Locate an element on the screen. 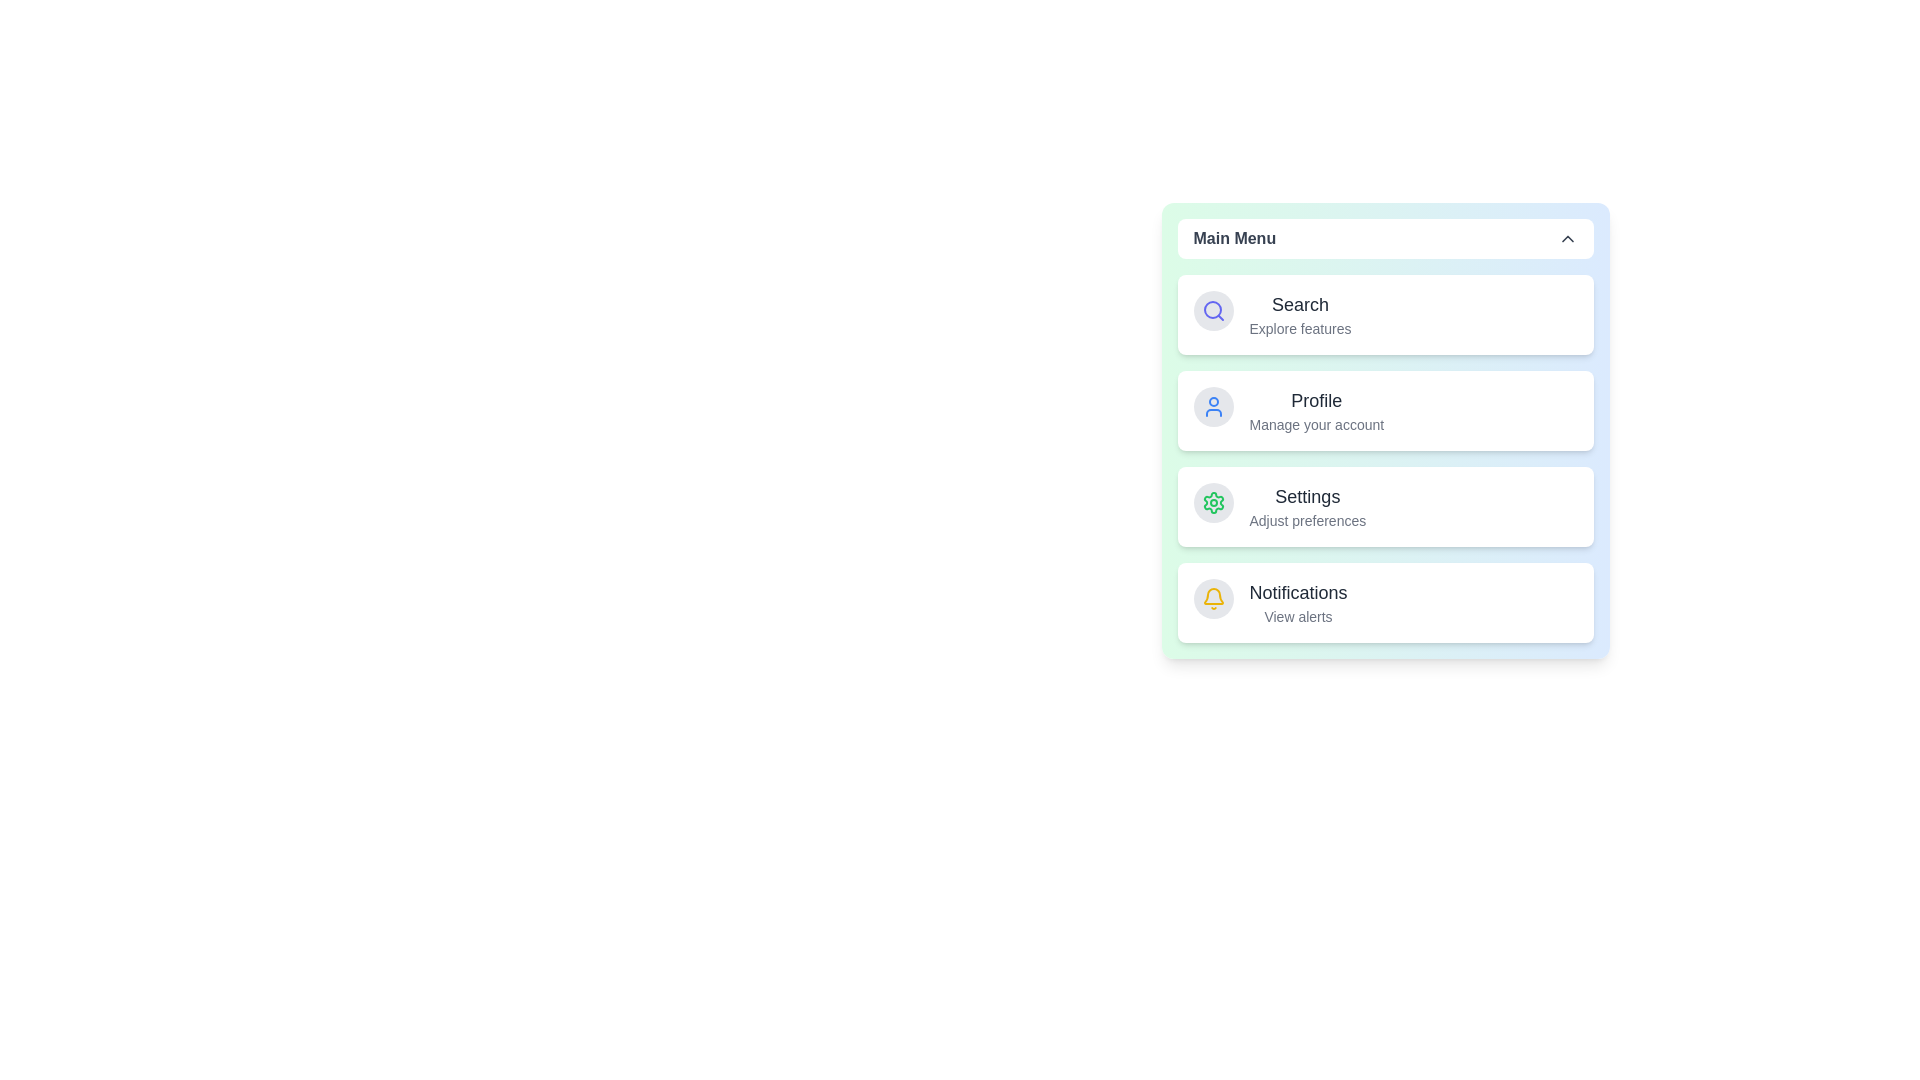  the menu item Settings from the list is located at coordinates (1300, 505).